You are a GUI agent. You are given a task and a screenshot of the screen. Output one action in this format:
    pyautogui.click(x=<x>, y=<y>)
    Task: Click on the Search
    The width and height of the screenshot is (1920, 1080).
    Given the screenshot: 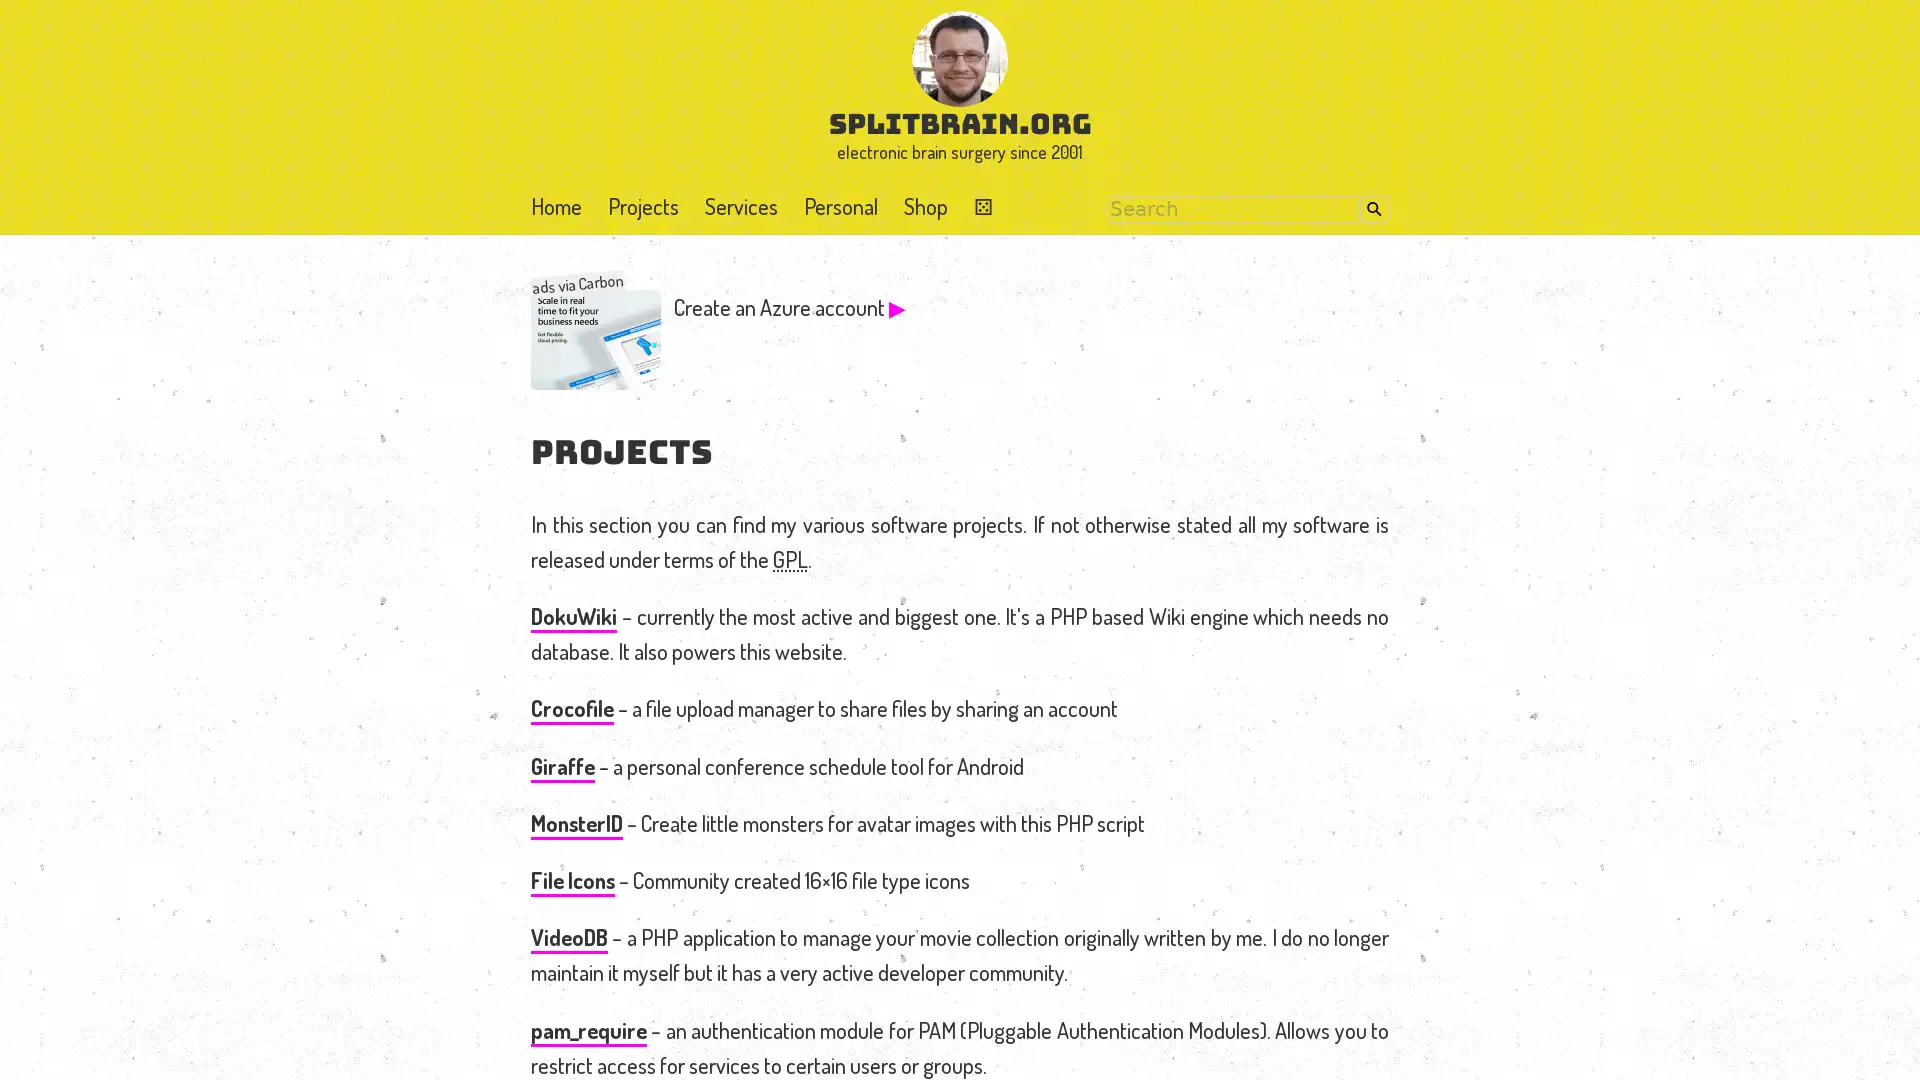 What is the action you would take?
    pyautogui.click(x=1373, y=209)
    